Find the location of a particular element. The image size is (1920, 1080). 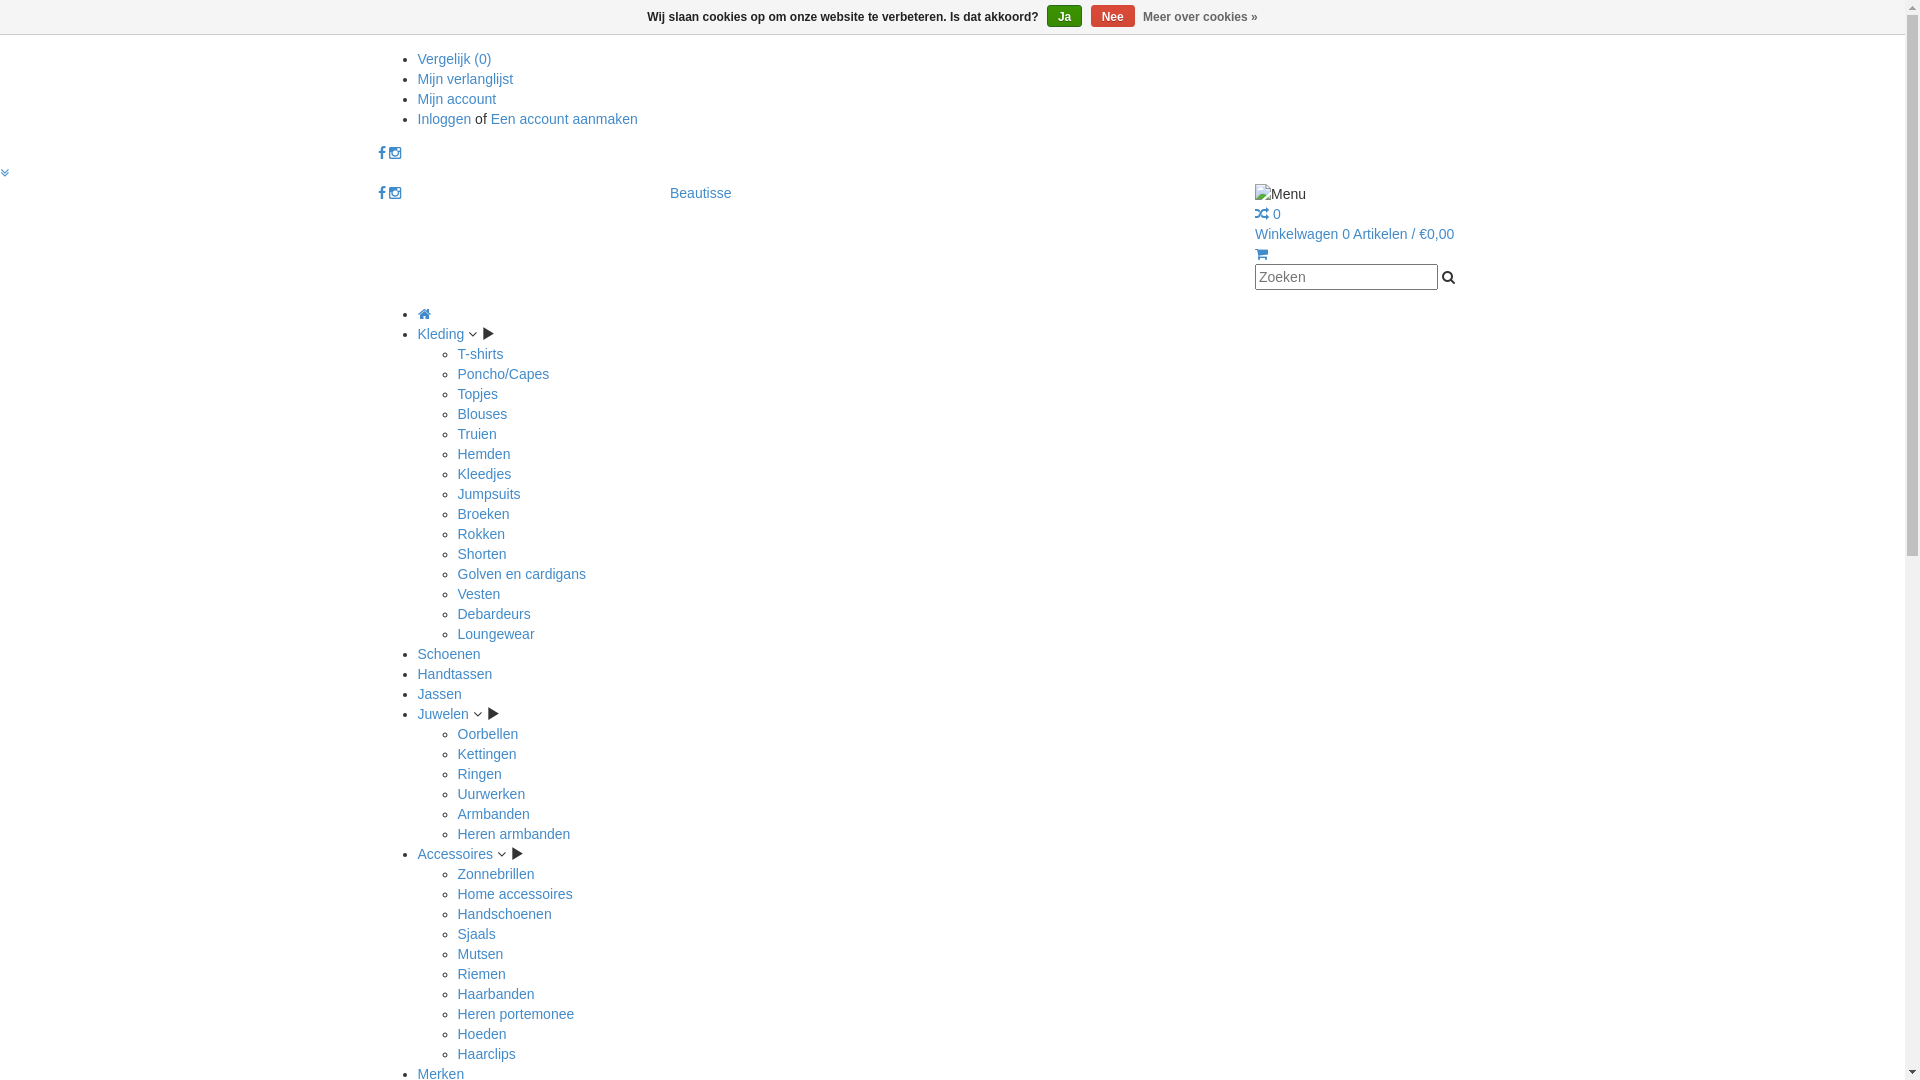

'Instagram Beautisse' is located at coordinates (394, 152).